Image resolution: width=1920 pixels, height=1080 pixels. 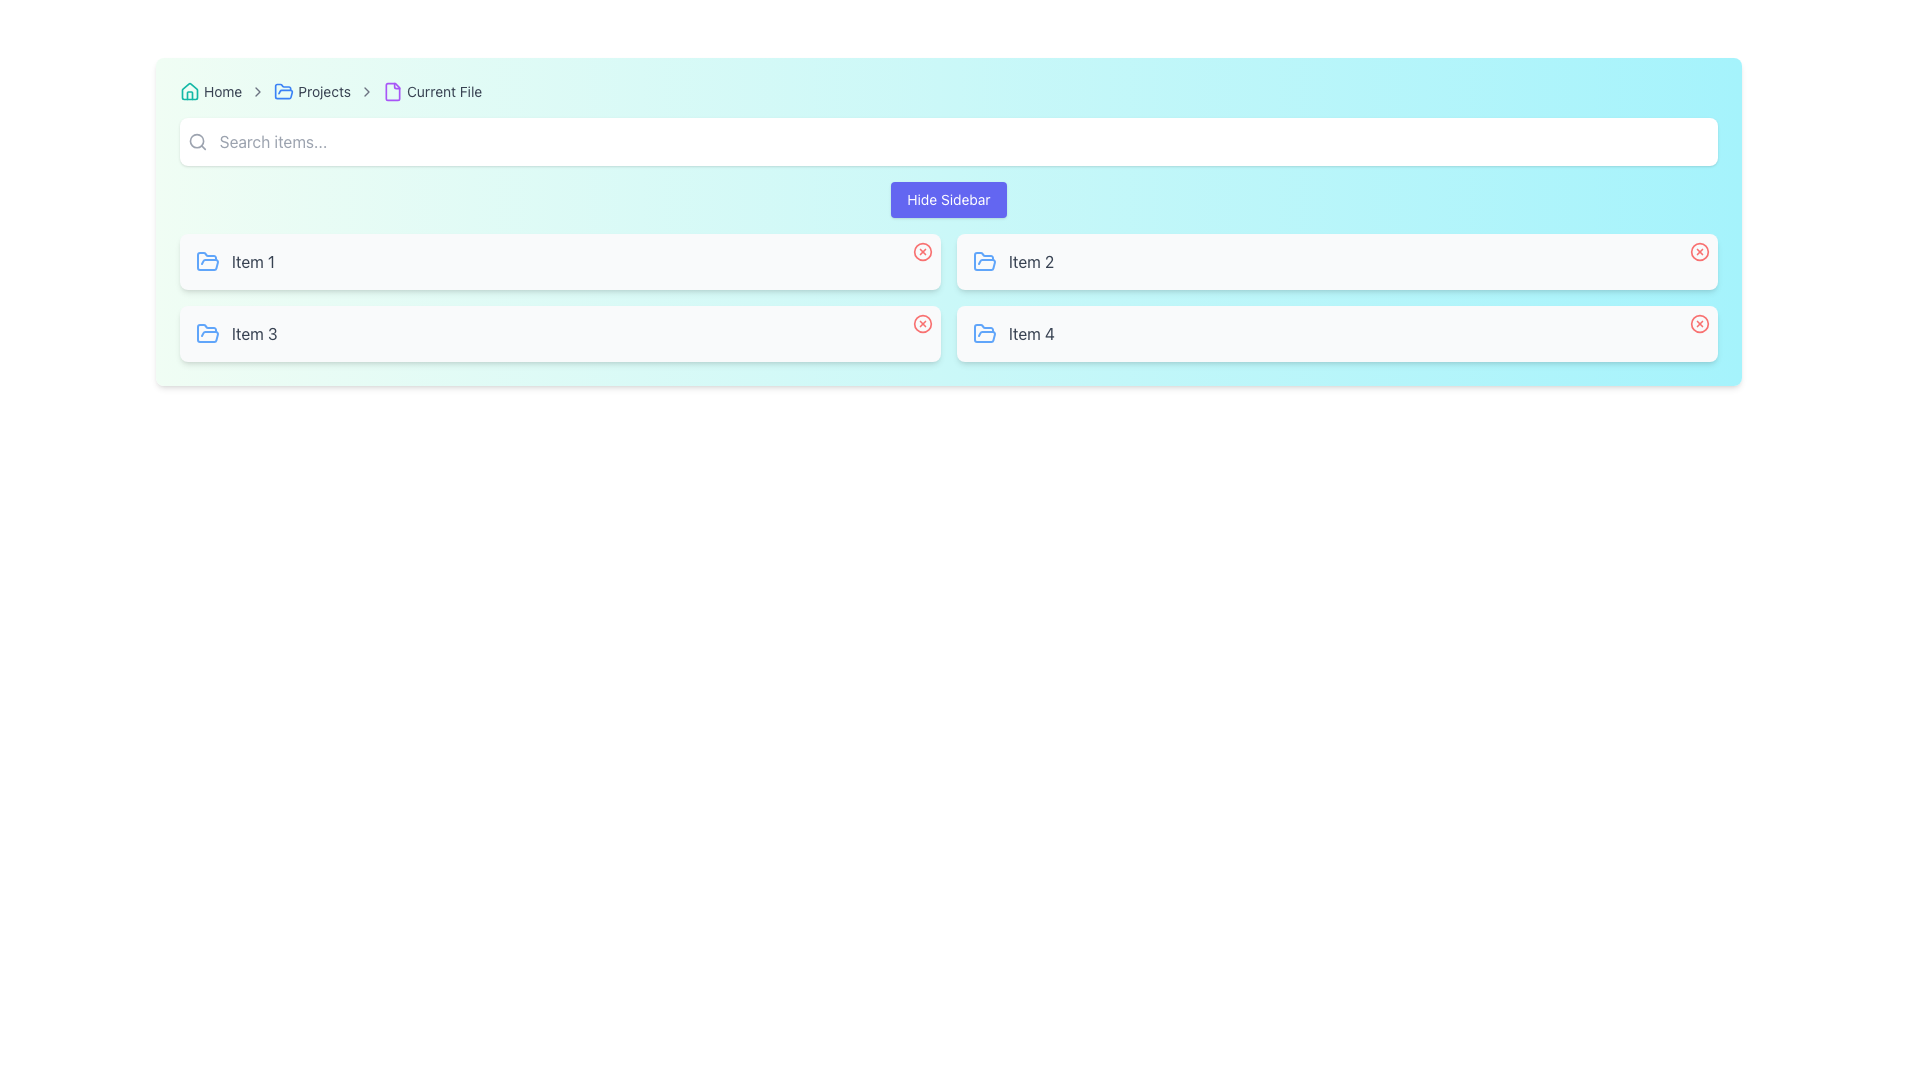 What do you see at coordinates (393, 92) in the screenshot?
I see `the file icon in the breadcrumb navigation that precedes the text label 'Current File'` at bounding box center [393, 92].